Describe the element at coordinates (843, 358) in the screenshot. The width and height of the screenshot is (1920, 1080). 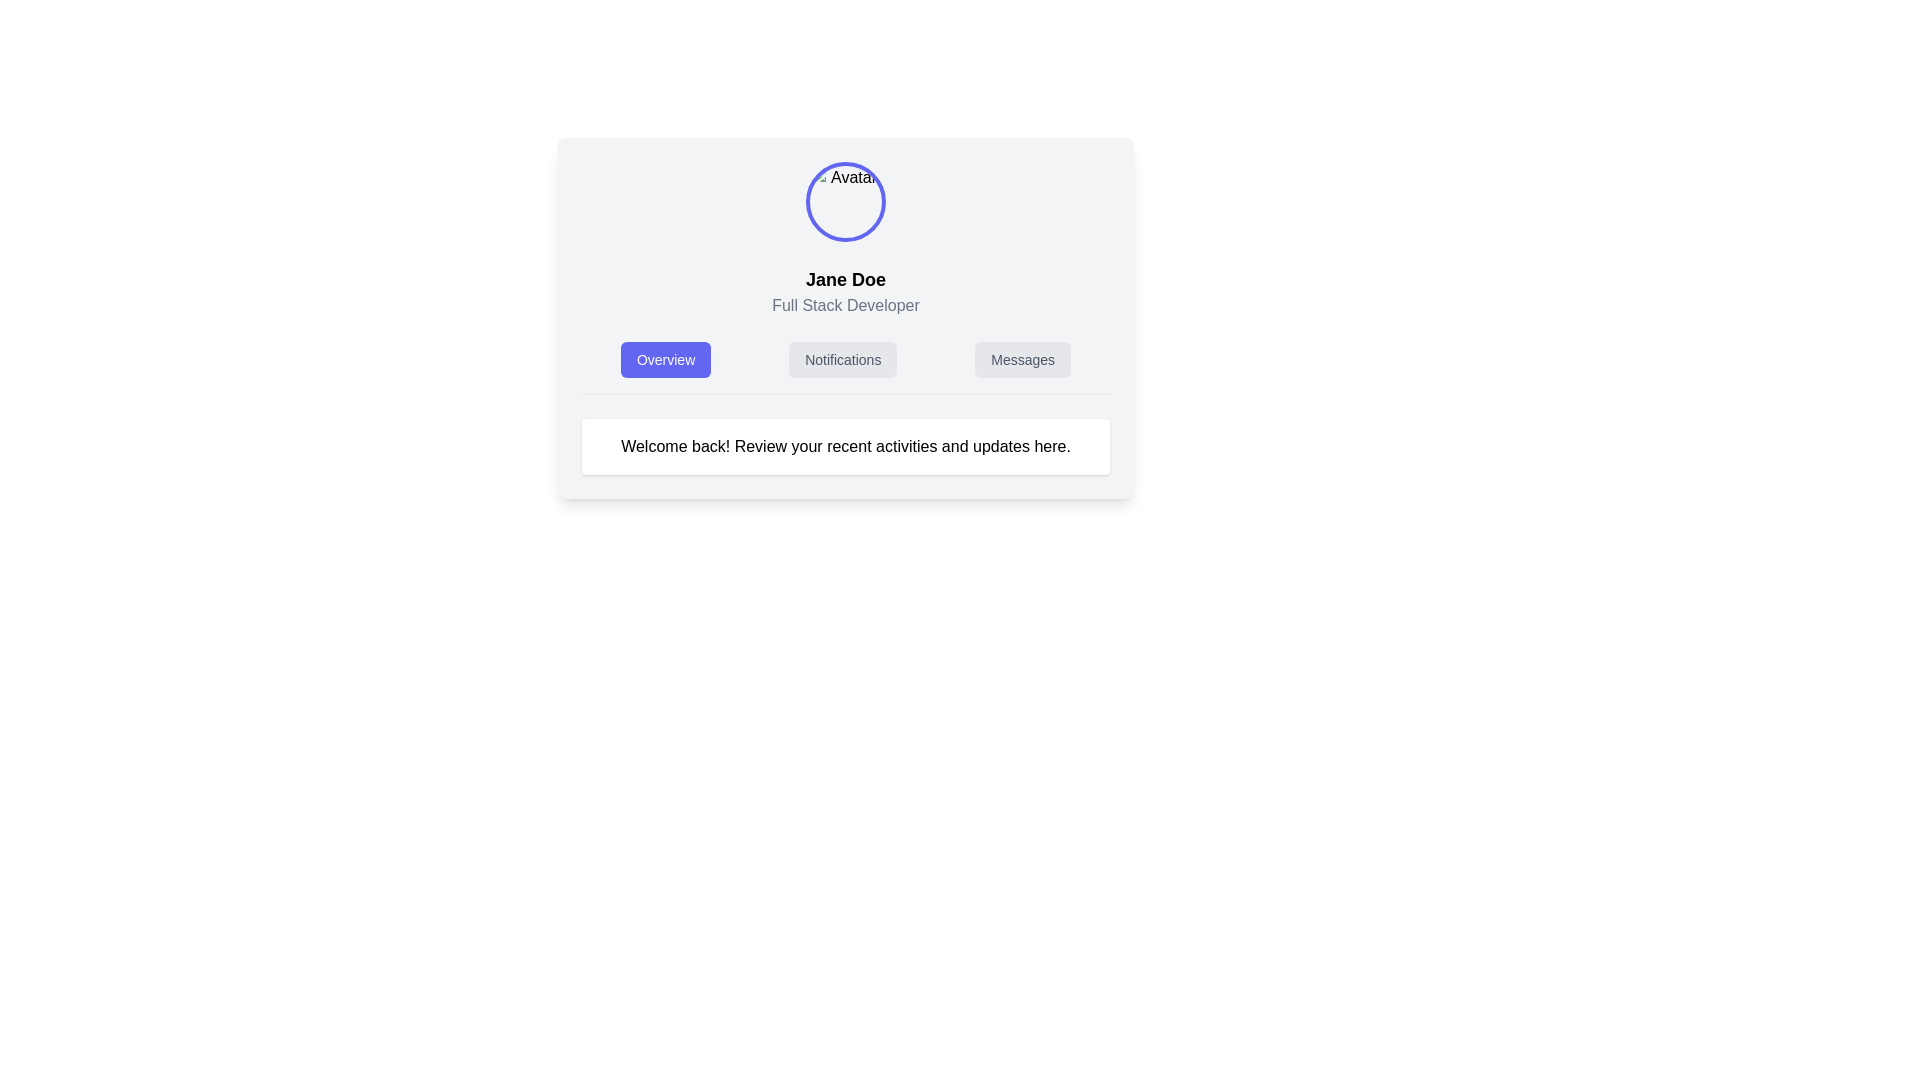
I see `the notifications navigation tab button, which is centrally located in the layout and positioned as the second item in a horizontal navigation bar` at that location.